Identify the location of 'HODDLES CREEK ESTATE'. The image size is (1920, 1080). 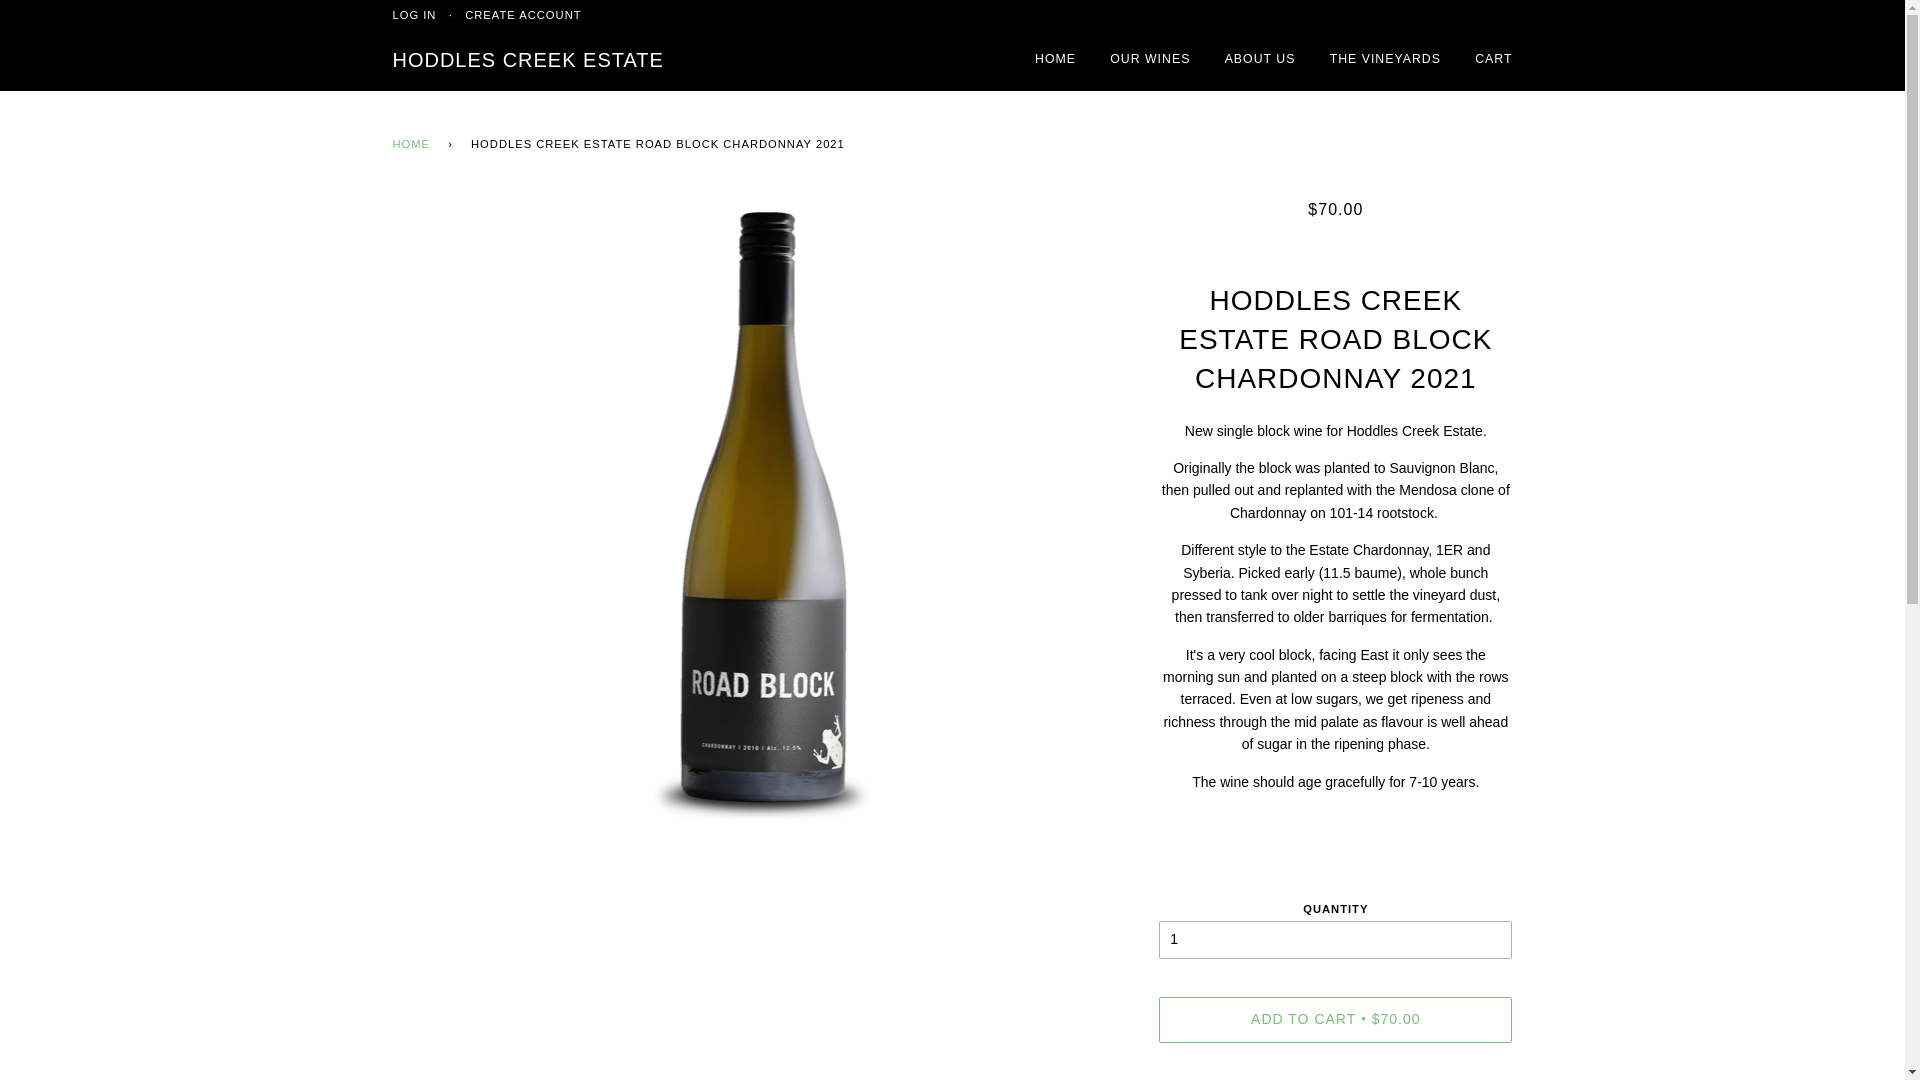
(527, 59).